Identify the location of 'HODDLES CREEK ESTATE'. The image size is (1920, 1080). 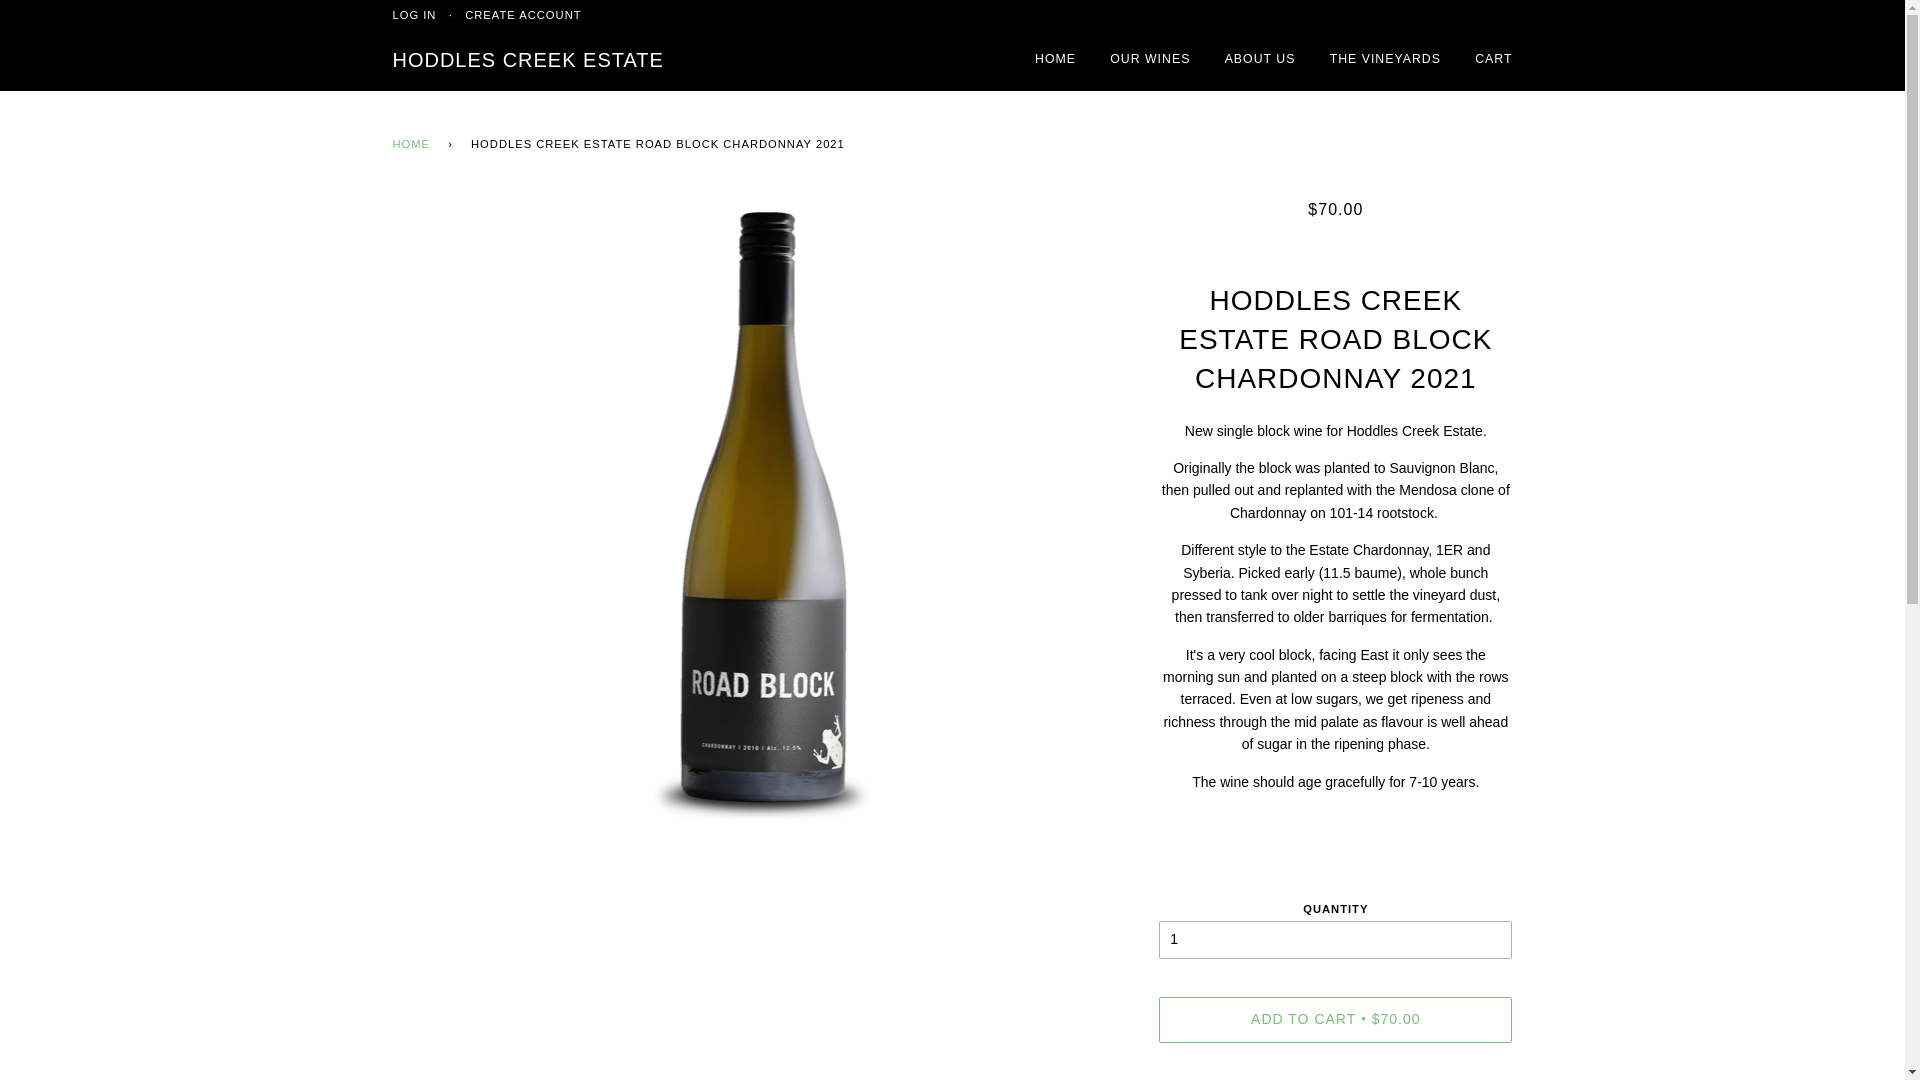
(527, 59).